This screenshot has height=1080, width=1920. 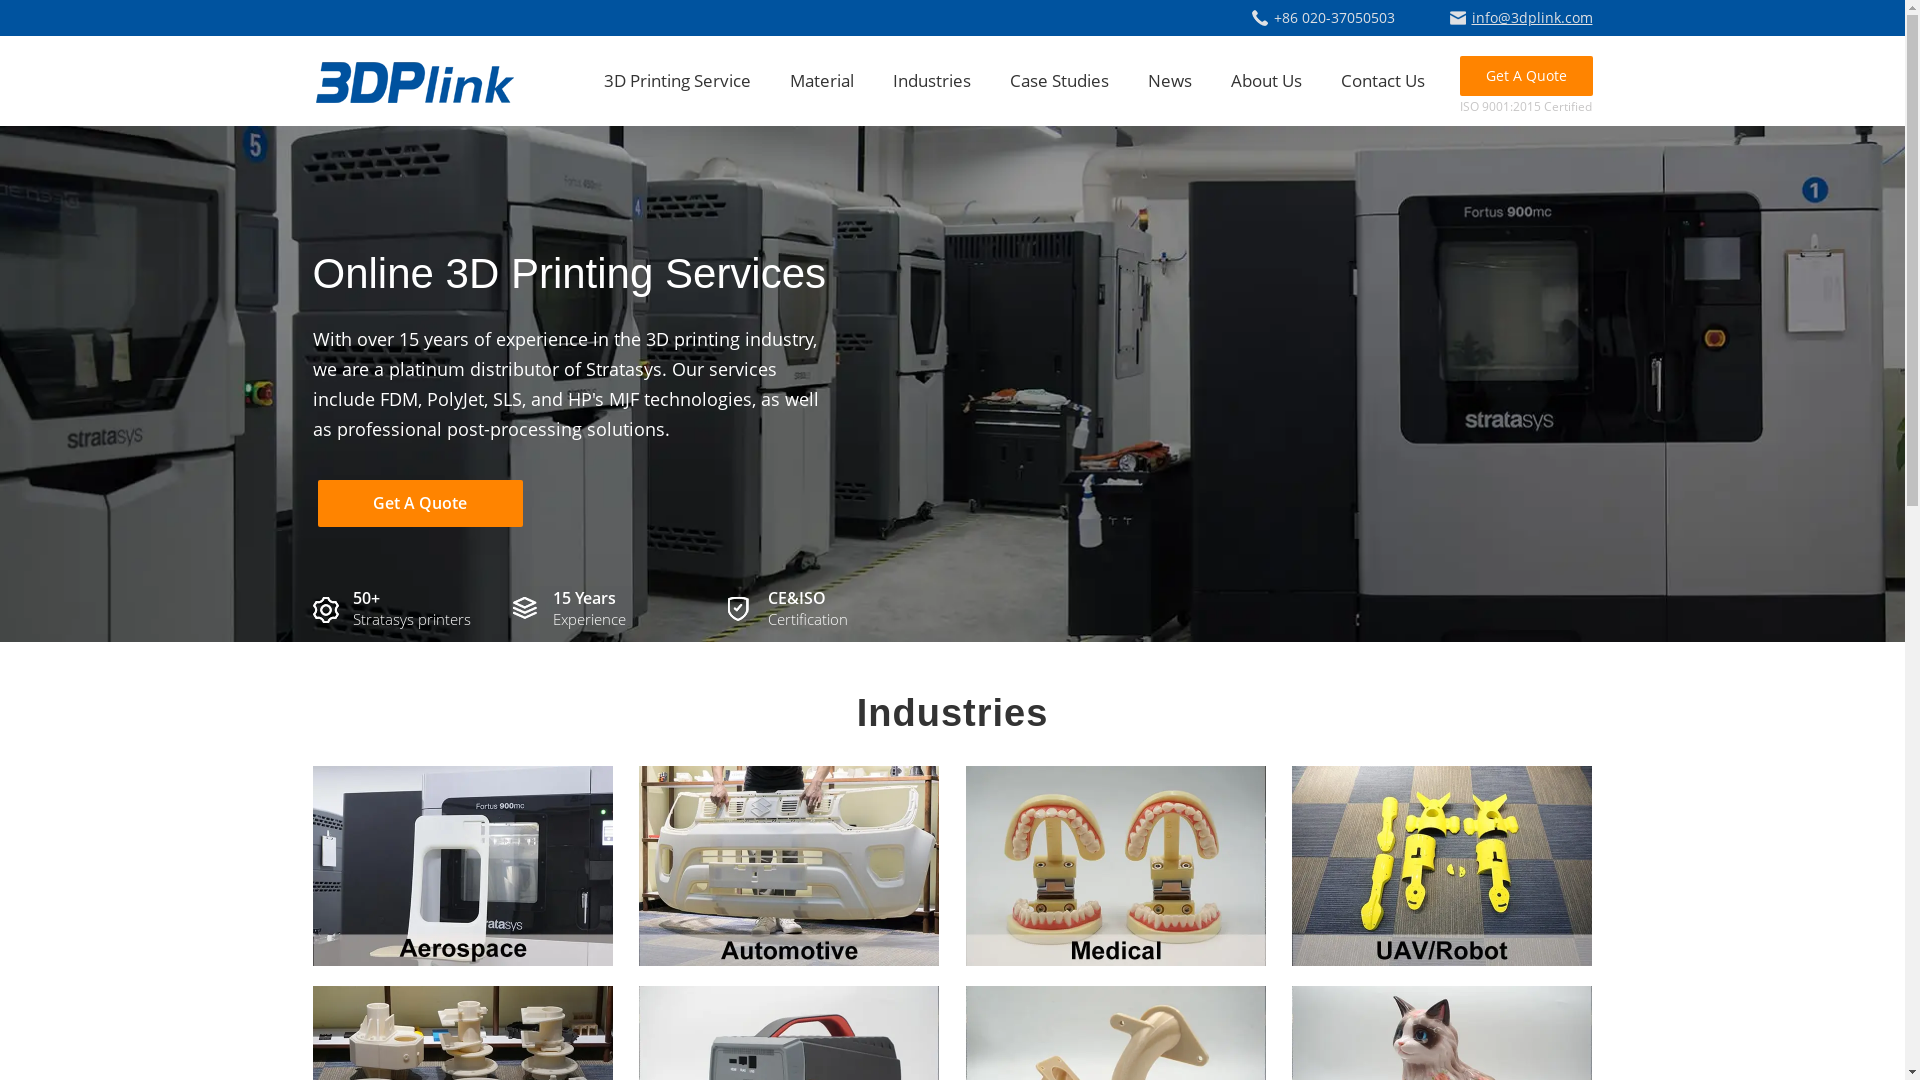 I want to click on 'Contact Us', so click(x=1381, y=79).